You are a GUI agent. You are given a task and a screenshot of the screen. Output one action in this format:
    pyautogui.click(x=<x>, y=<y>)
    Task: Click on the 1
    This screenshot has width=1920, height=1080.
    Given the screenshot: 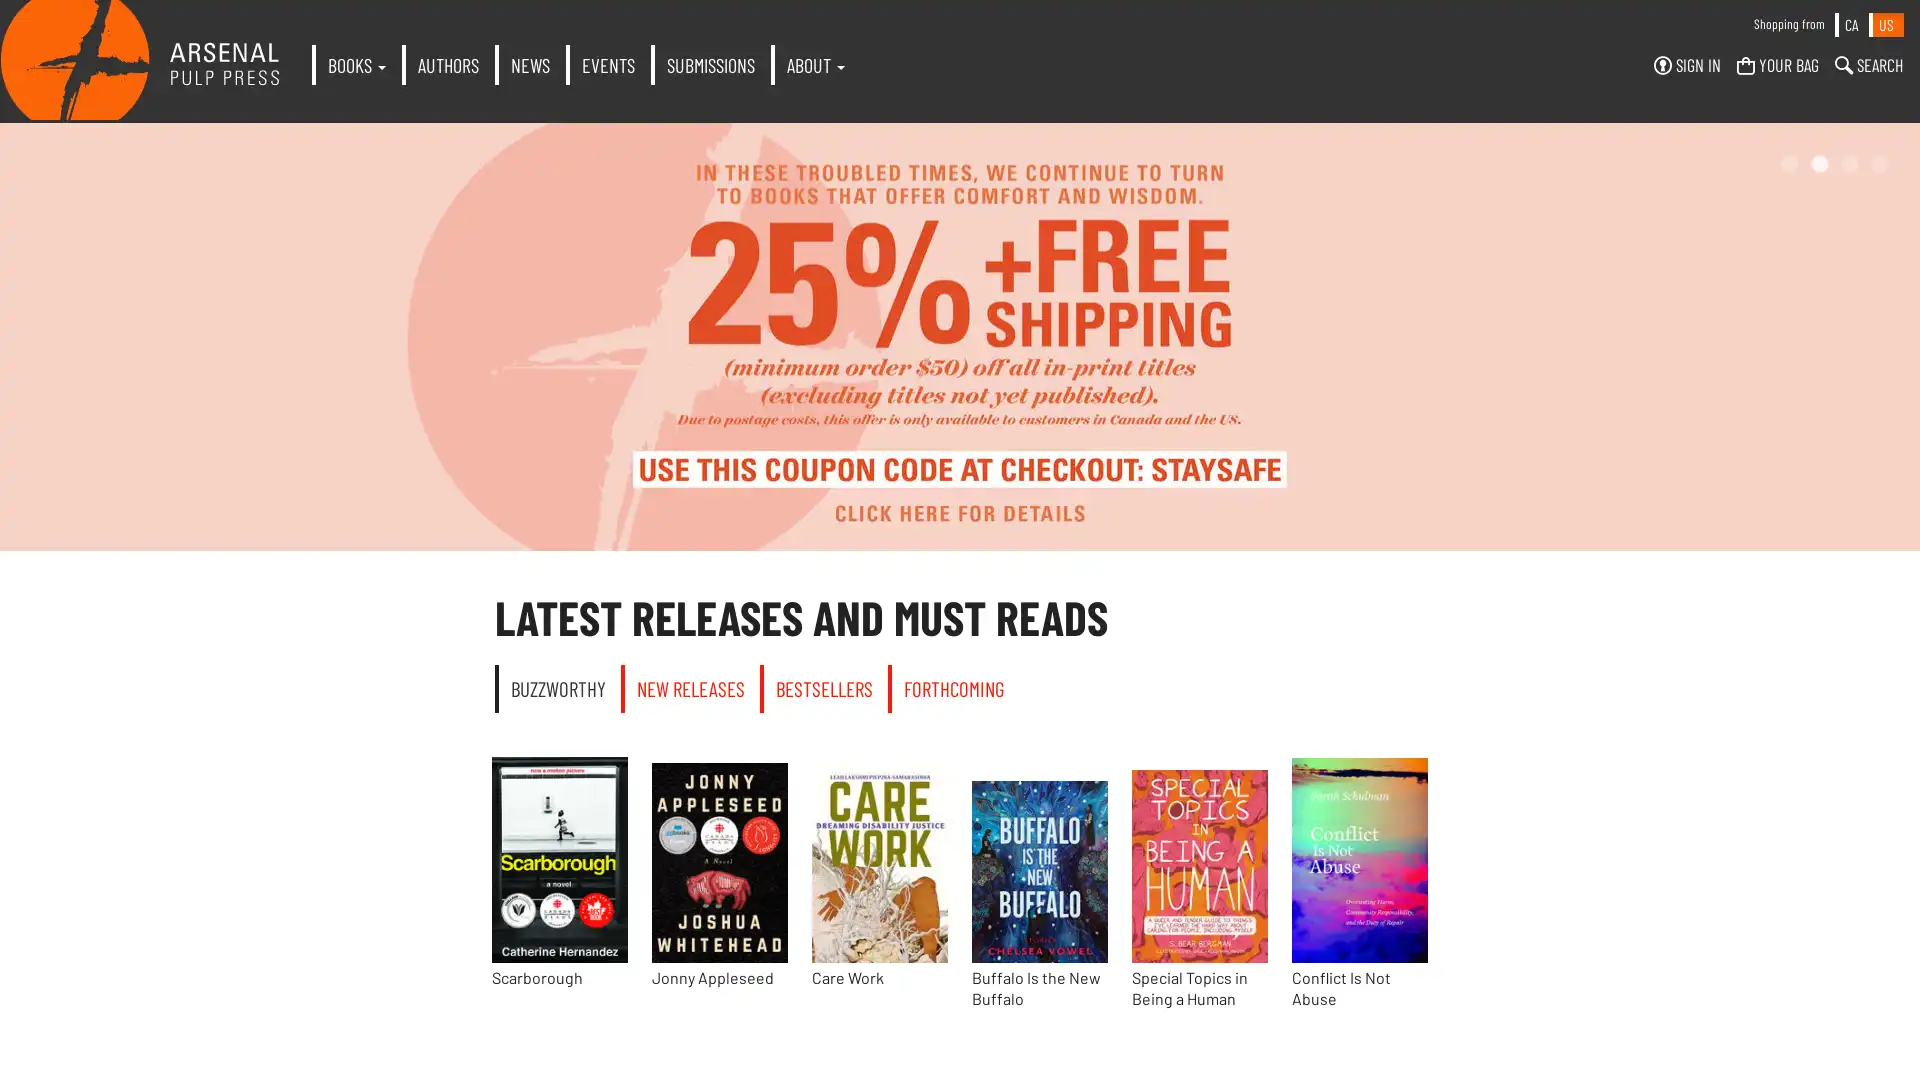 What is the action you would take?
    pyautogui.click(x=1790, y=164)
    